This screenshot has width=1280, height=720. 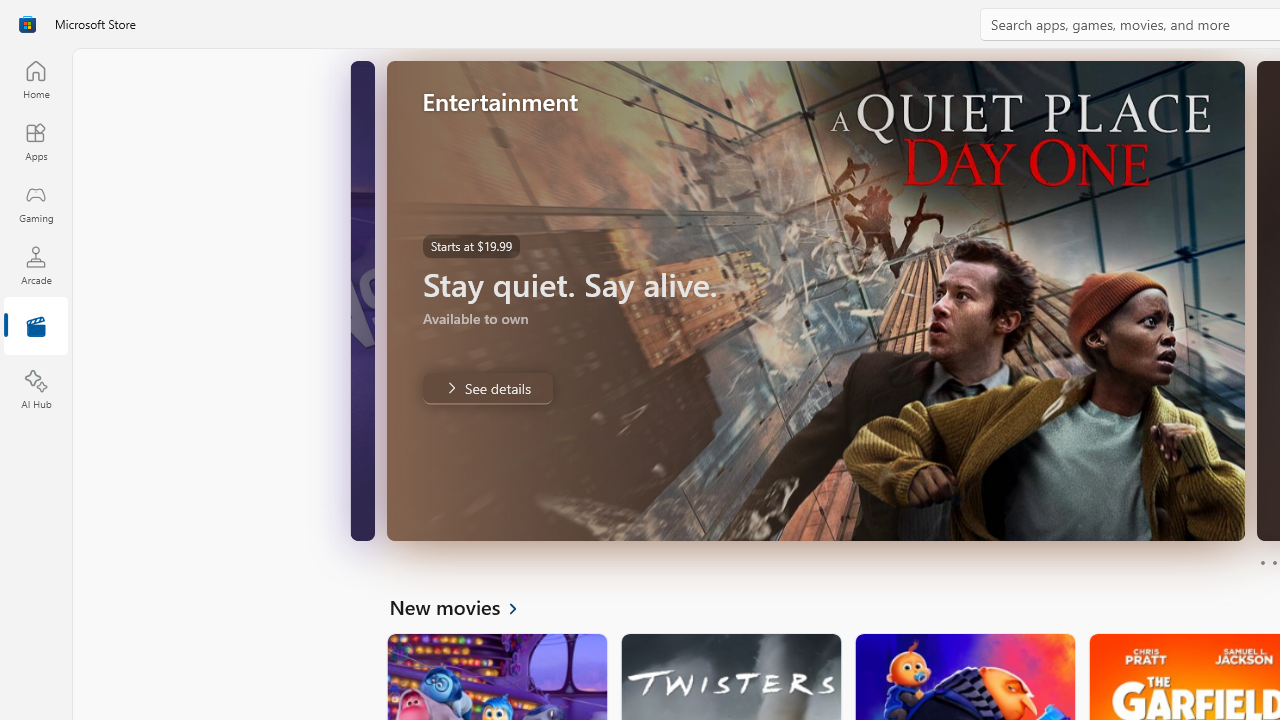 I want to click on 'Class: Image', so click(x=27, y=24).